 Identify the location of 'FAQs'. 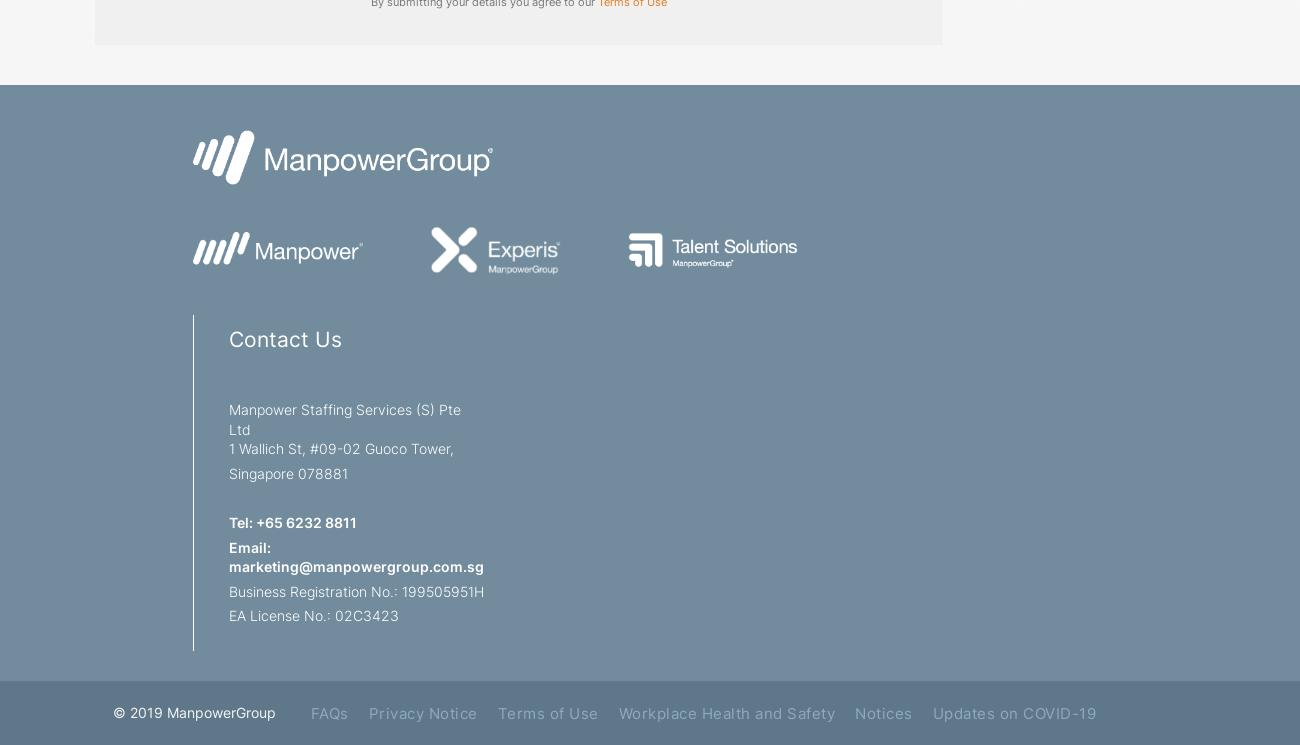
(328, 711).